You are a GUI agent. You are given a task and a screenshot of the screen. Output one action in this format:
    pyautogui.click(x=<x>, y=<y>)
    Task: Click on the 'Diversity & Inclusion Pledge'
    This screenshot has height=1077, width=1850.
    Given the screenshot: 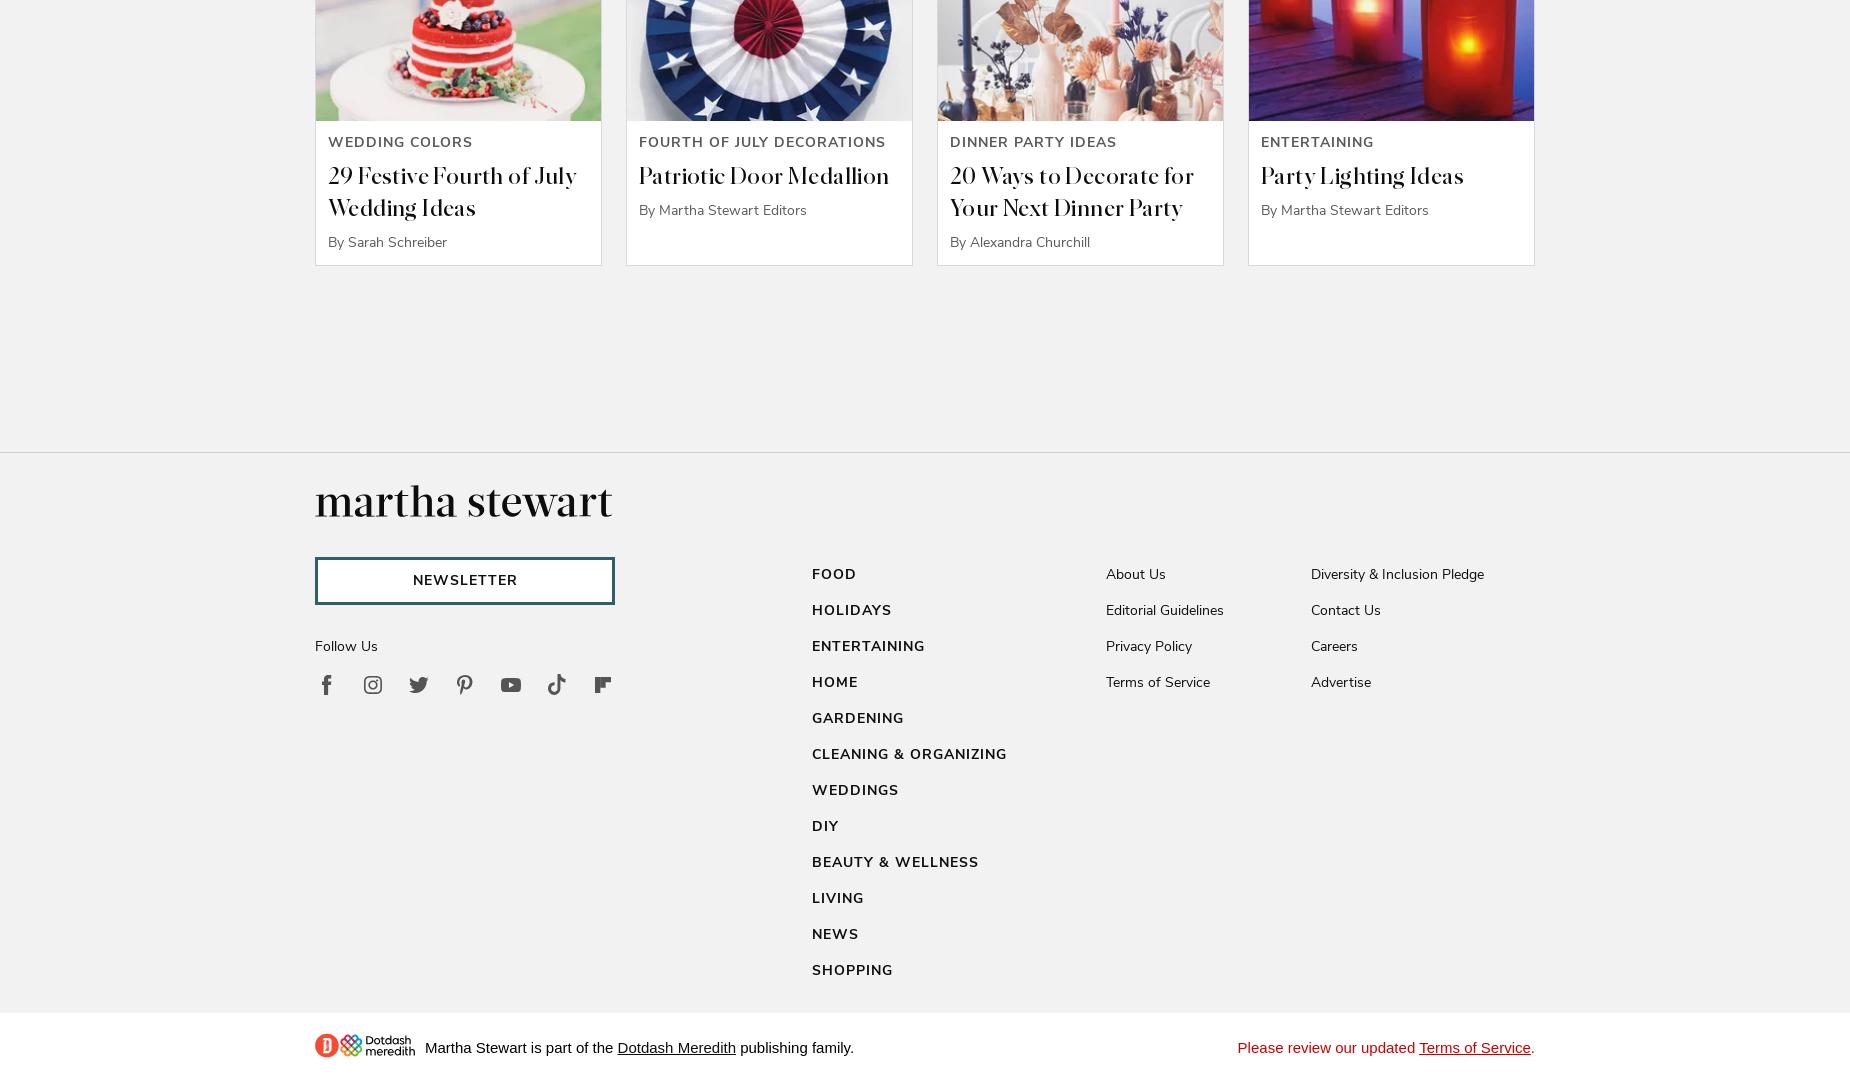 What is the action you would take?
    pyautogui.click(x=1397, y=574)
    